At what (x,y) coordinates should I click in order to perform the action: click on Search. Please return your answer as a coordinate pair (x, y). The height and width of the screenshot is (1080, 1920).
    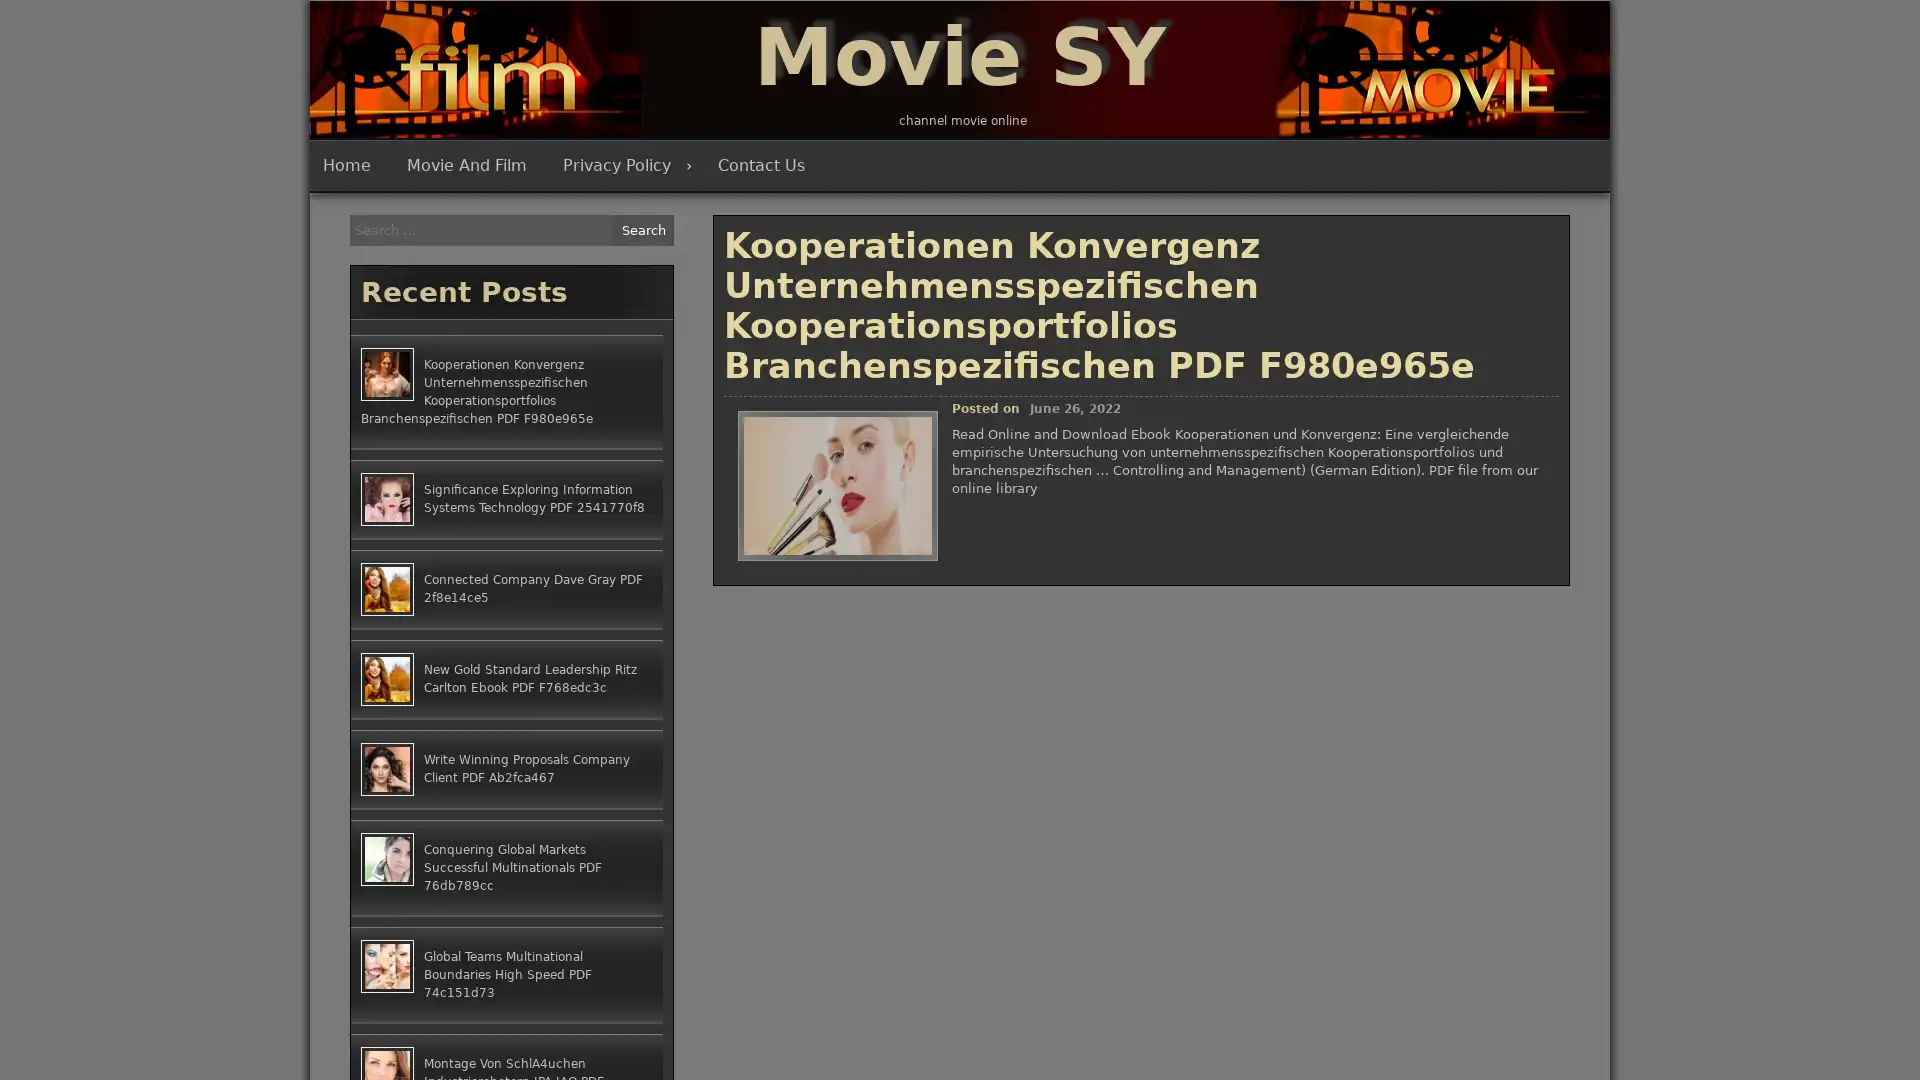
    Looking at the image, I should click on (643, 229).